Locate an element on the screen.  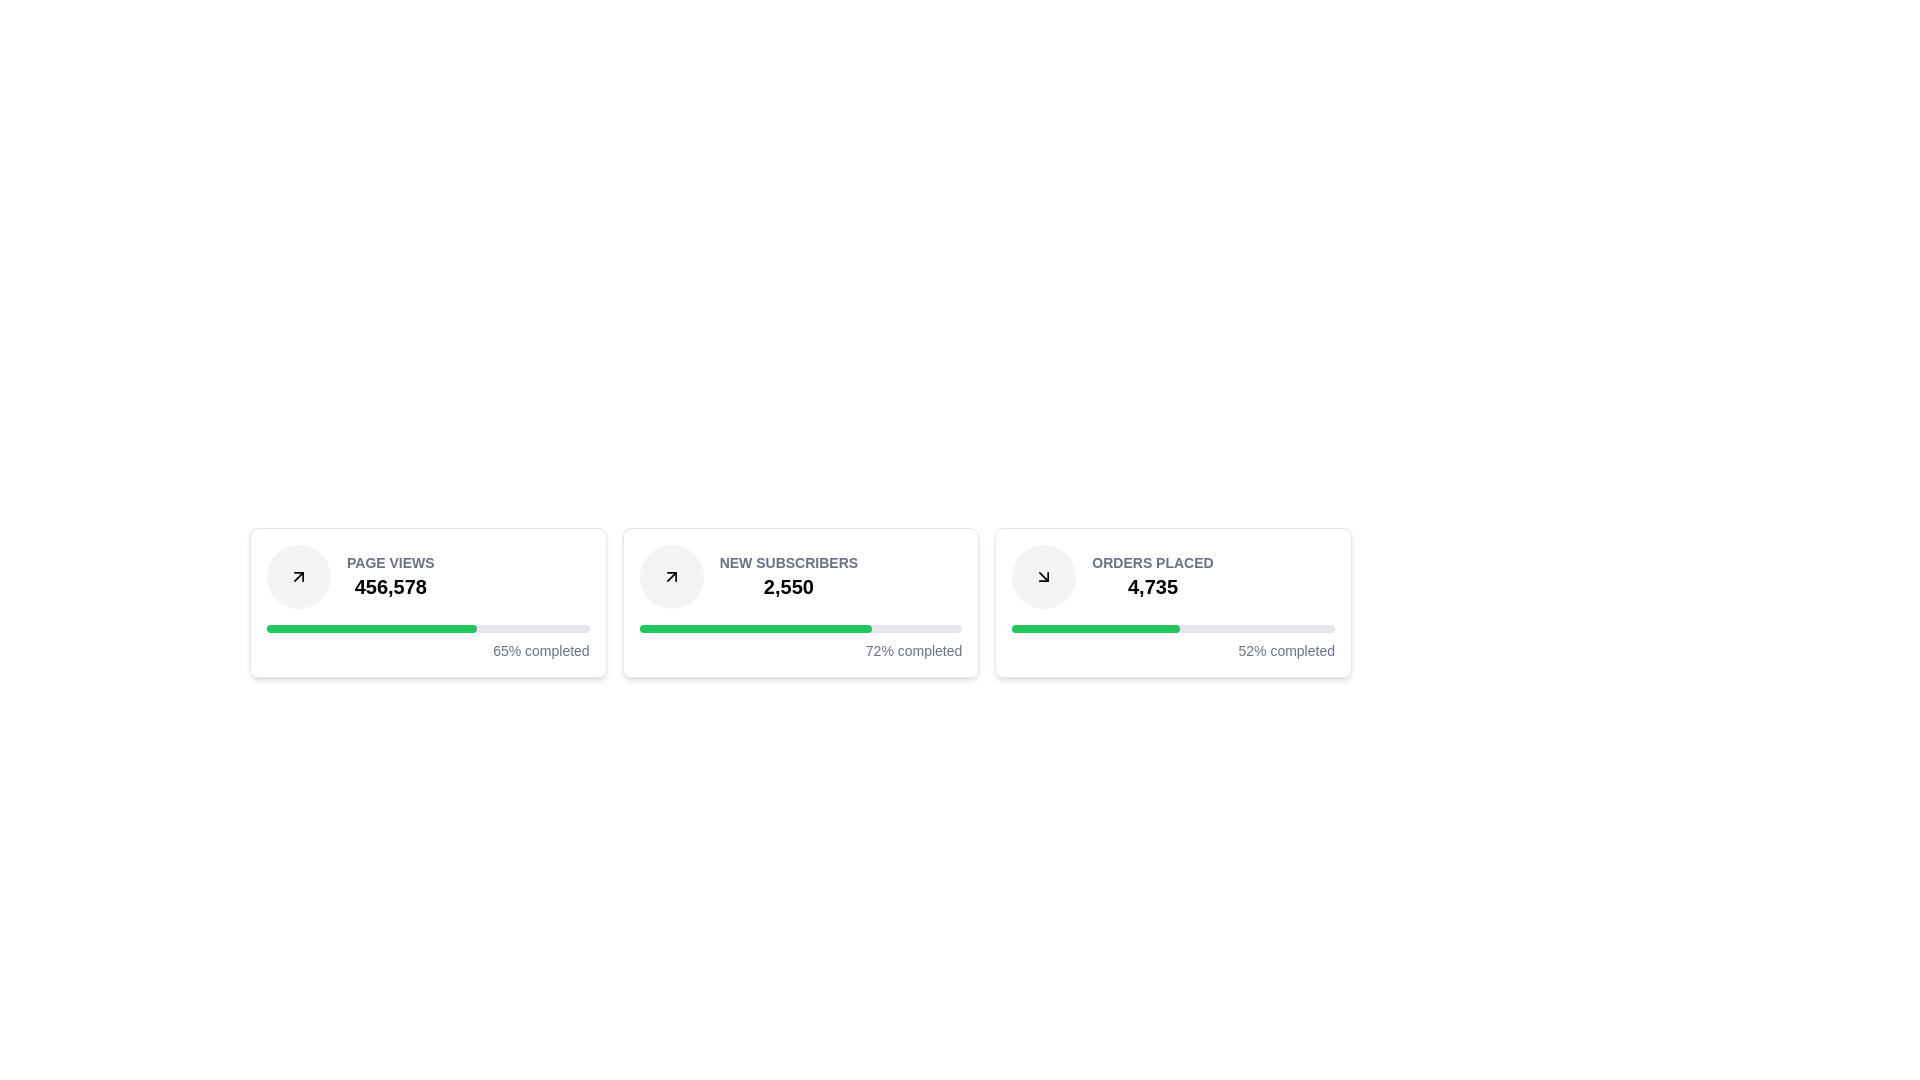
the progress bar located at the bottom of the 'New Subscribers' card, which visually represents a completion status of 72% and is positioned beneath the numeric value '2,550' is located at coordinates (801, 643).